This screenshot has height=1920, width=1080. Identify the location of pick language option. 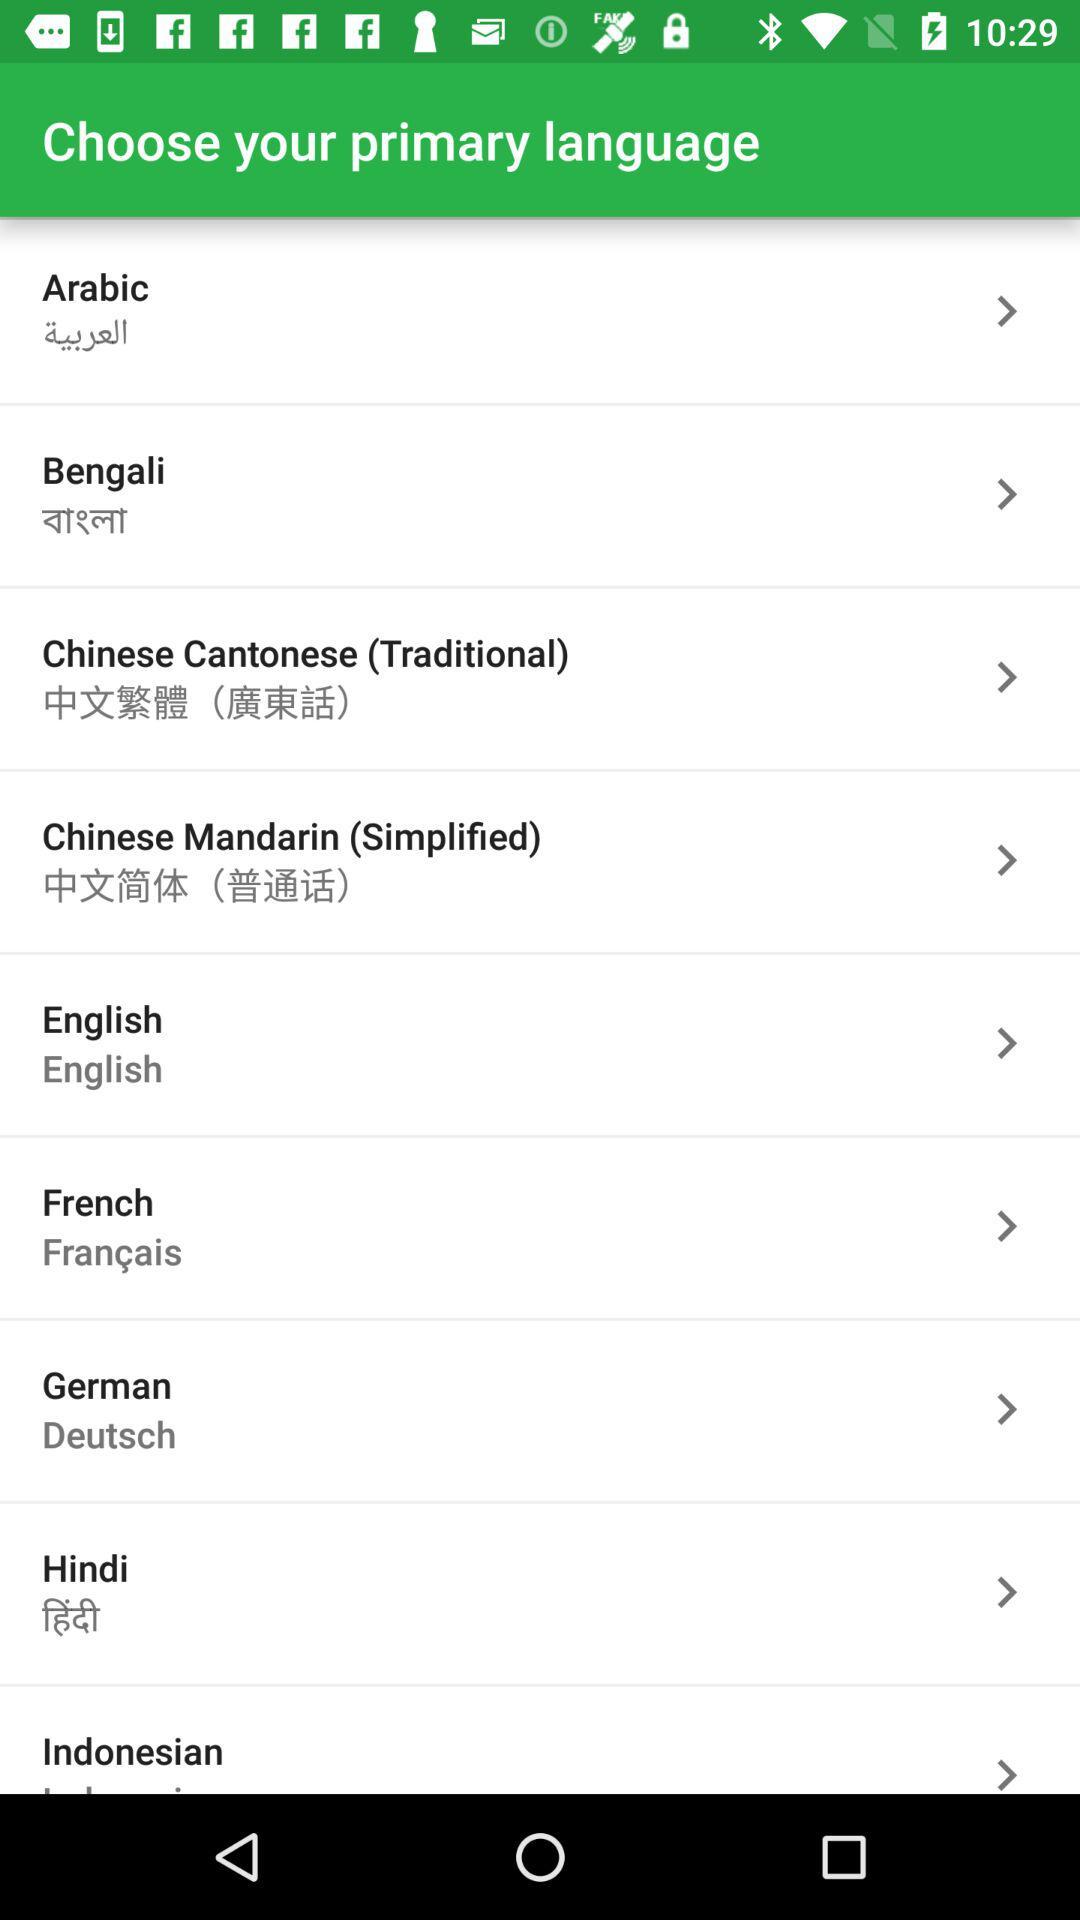
(1017, 1746).